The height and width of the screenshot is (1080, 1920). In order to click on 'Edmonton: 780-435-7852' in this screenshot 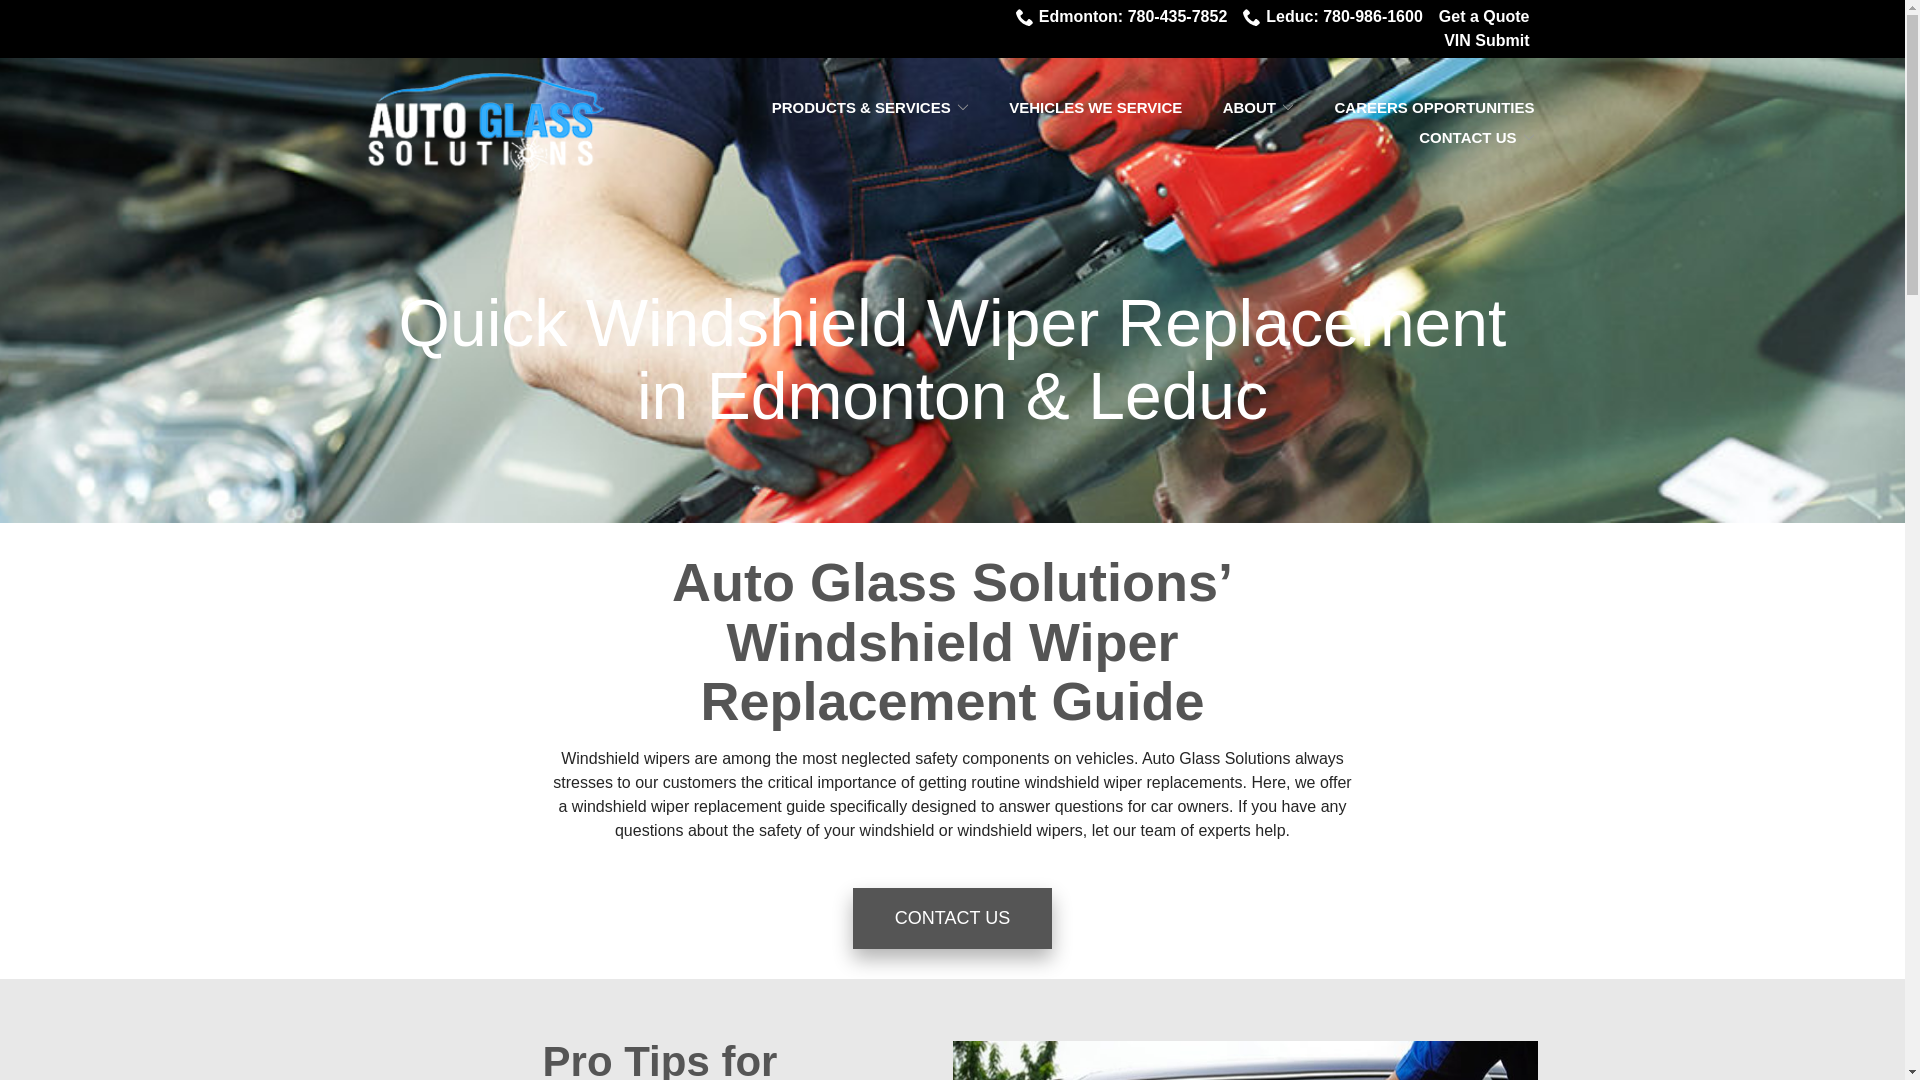, I will do `click(1122, 16)`.